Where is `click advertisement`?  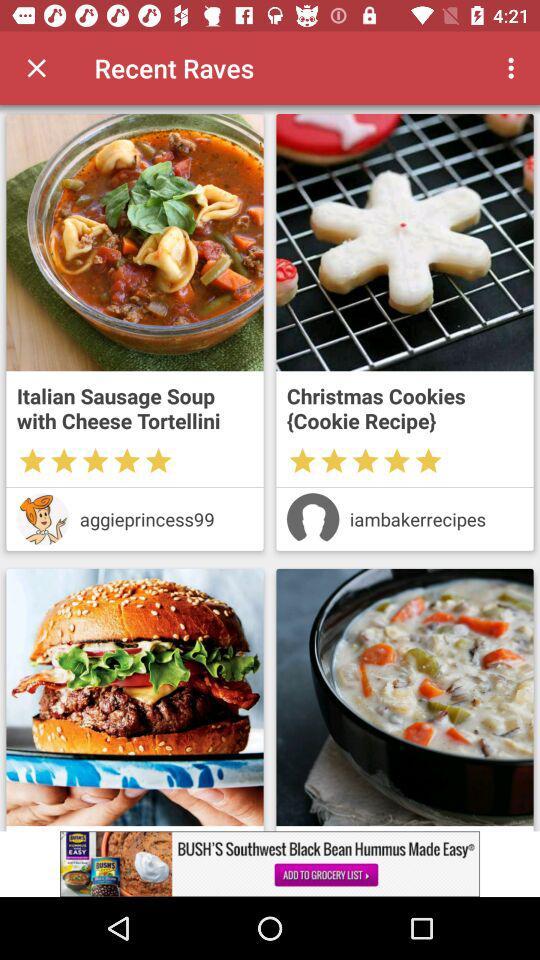
click advertisement is located at coordinates (270, 863).